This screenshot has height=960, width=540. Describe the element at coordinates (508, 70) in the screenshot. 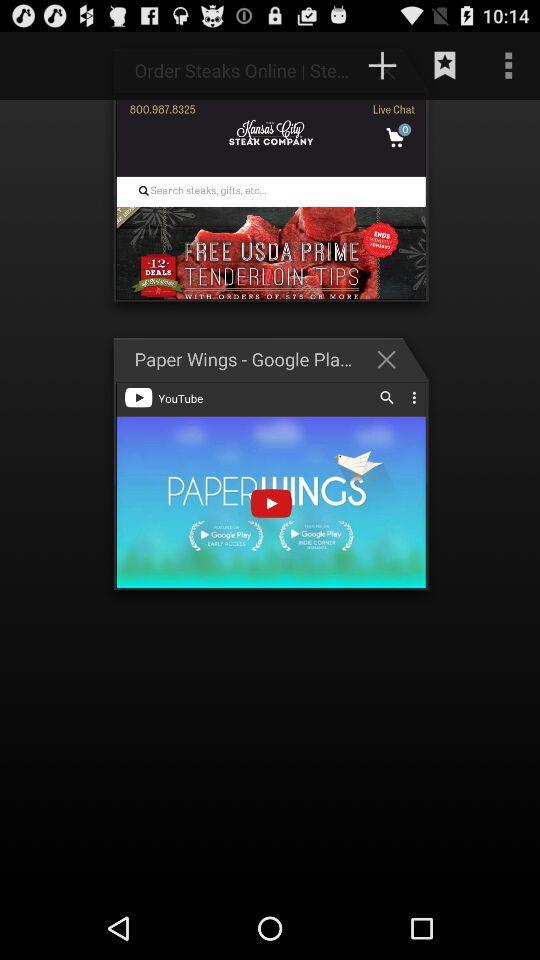

I see `the more icon` at that location.